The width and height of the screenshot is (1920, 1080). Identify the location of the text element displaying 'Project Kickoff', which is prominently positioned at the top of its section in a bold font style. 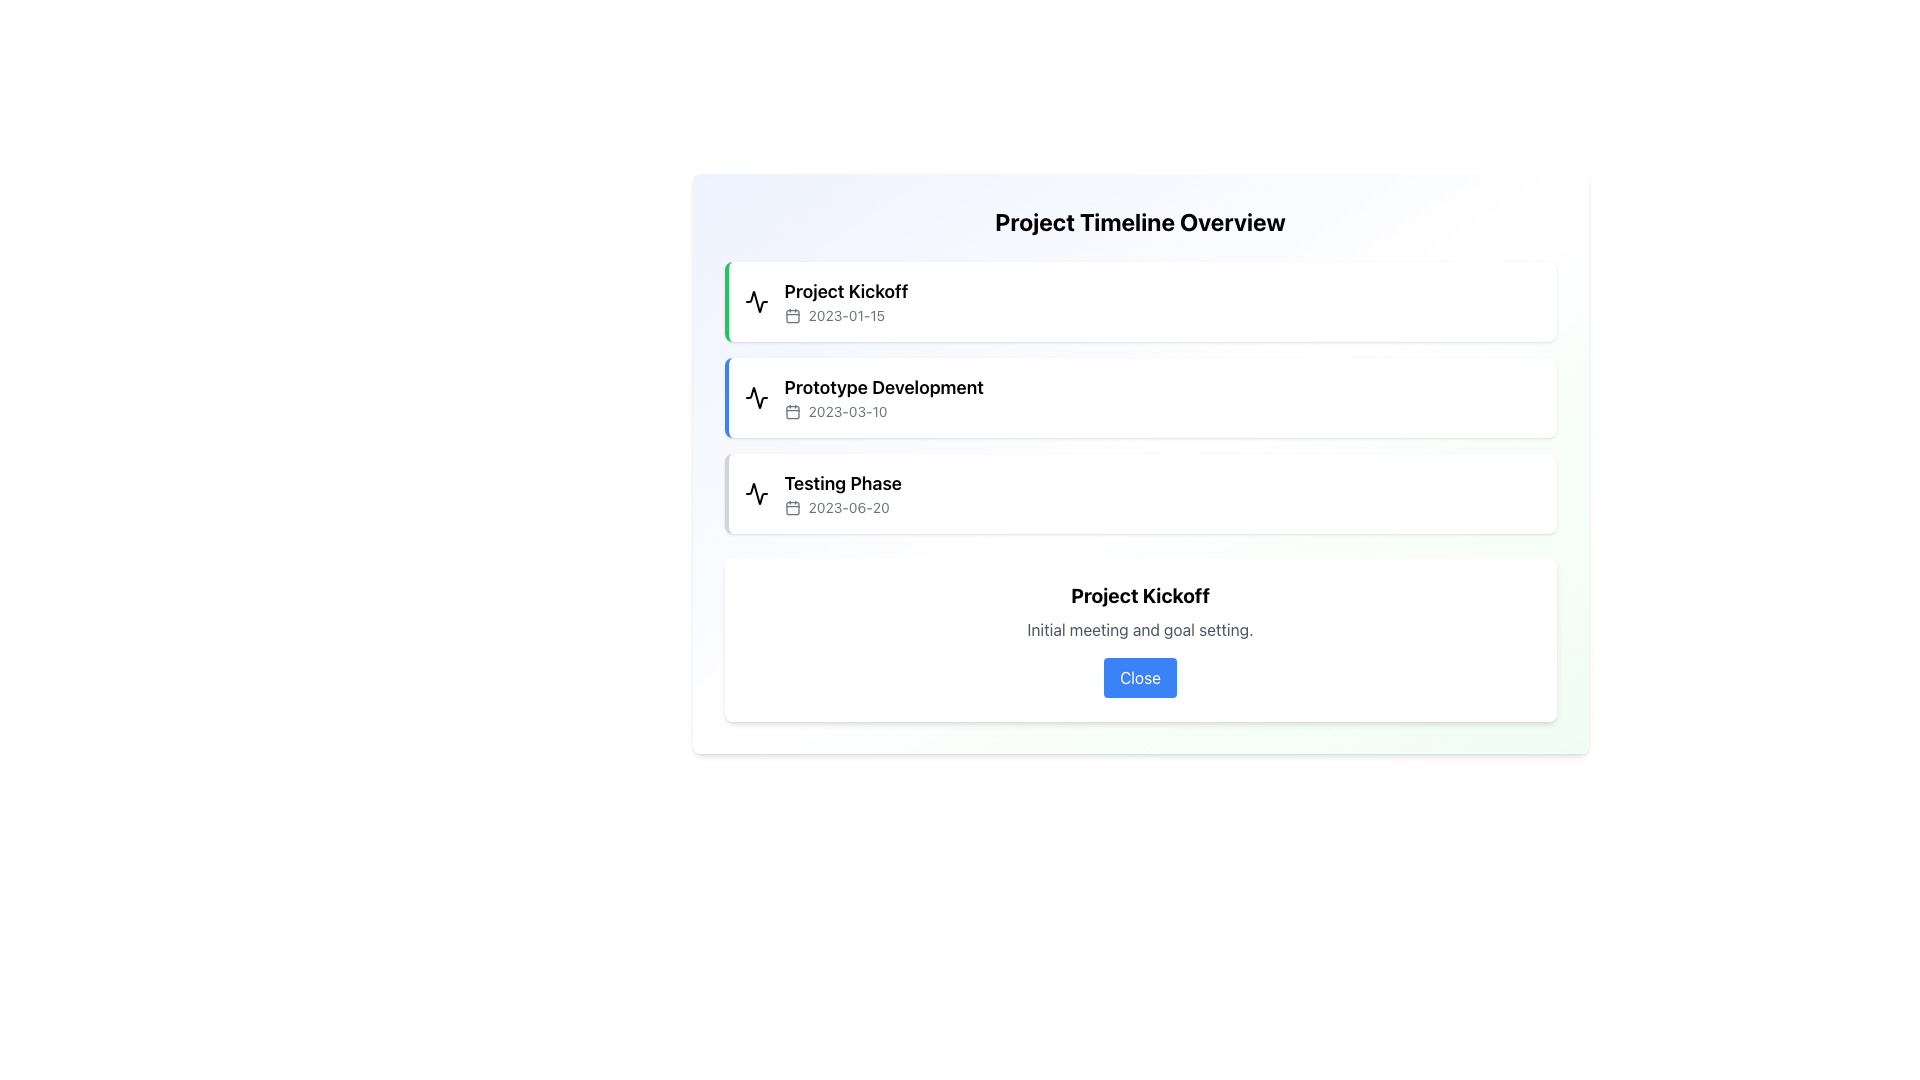
(1140, 595).